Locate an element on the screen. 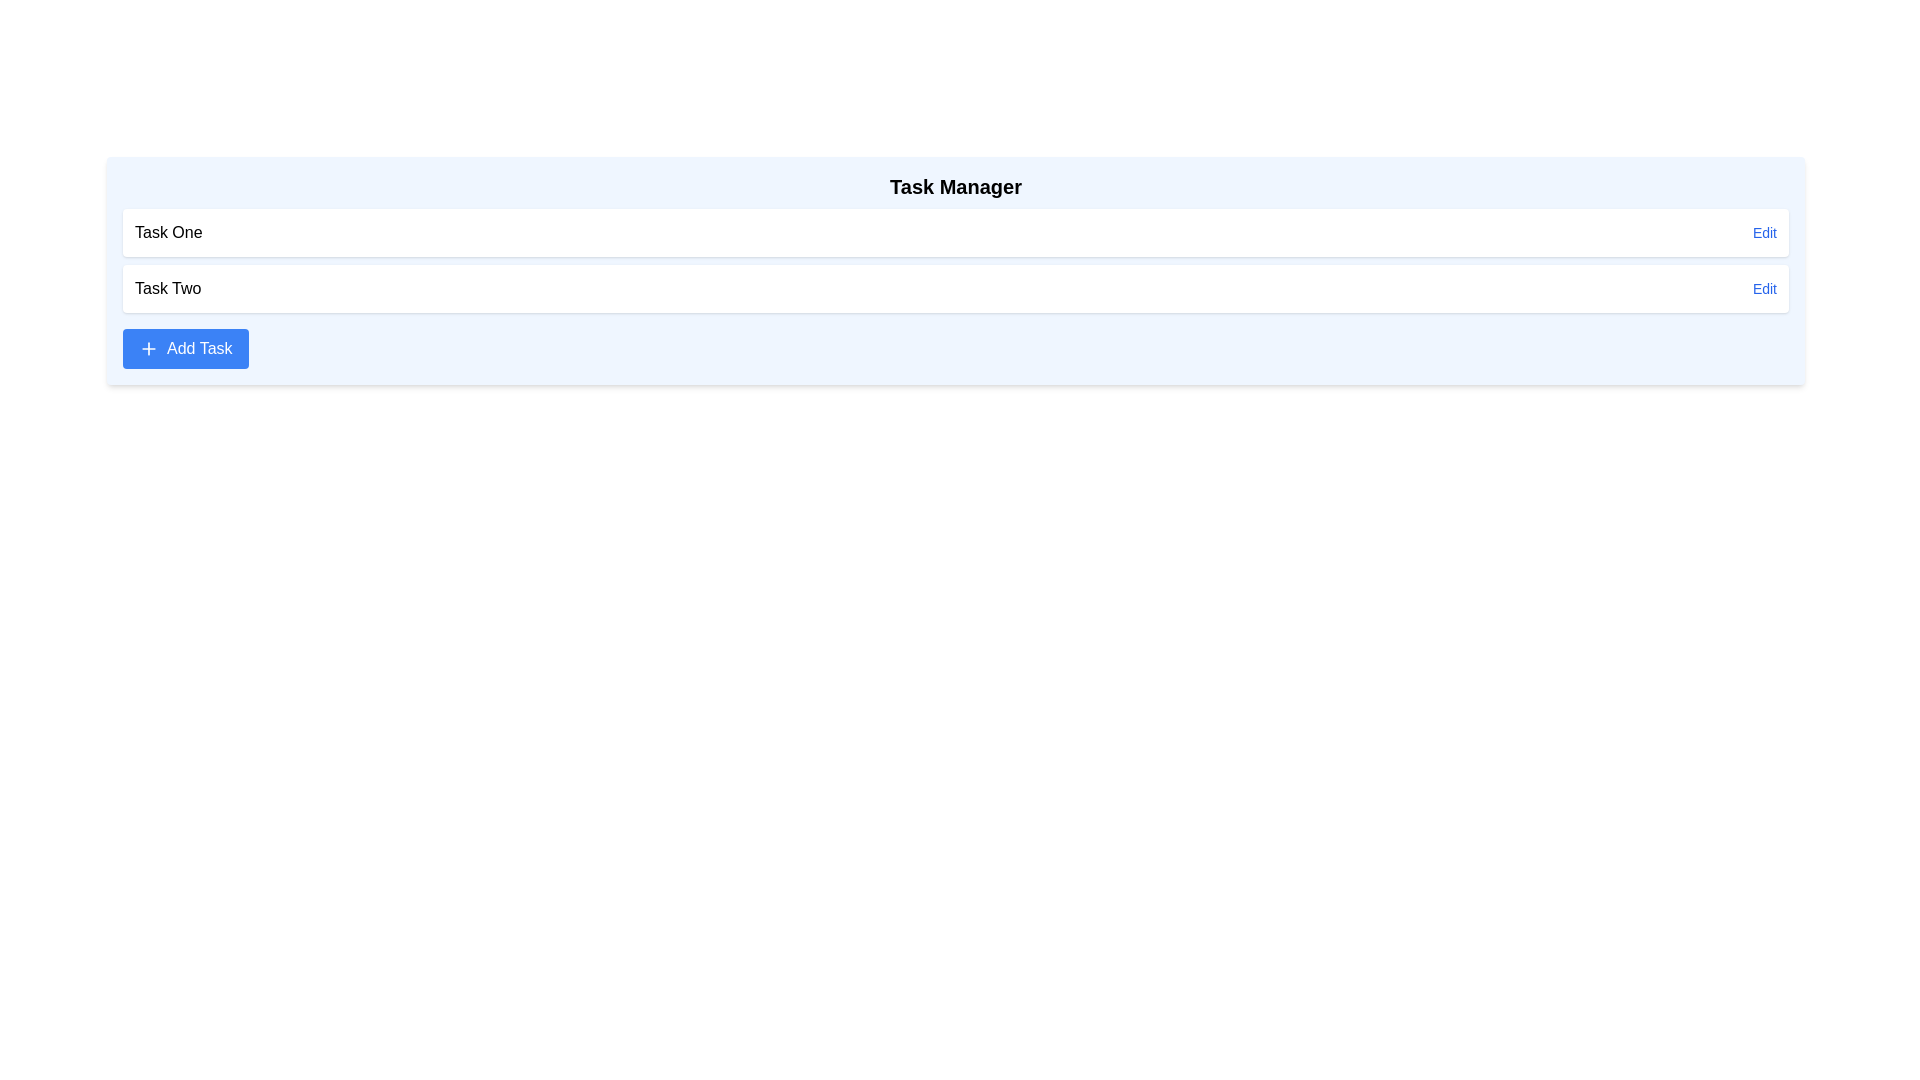 The height and width of the screenshot is (1080, 1920). the 'Add Task' button located just below the list of tasks in the 'Task Manager' interface is located at coordinates (185, 347).